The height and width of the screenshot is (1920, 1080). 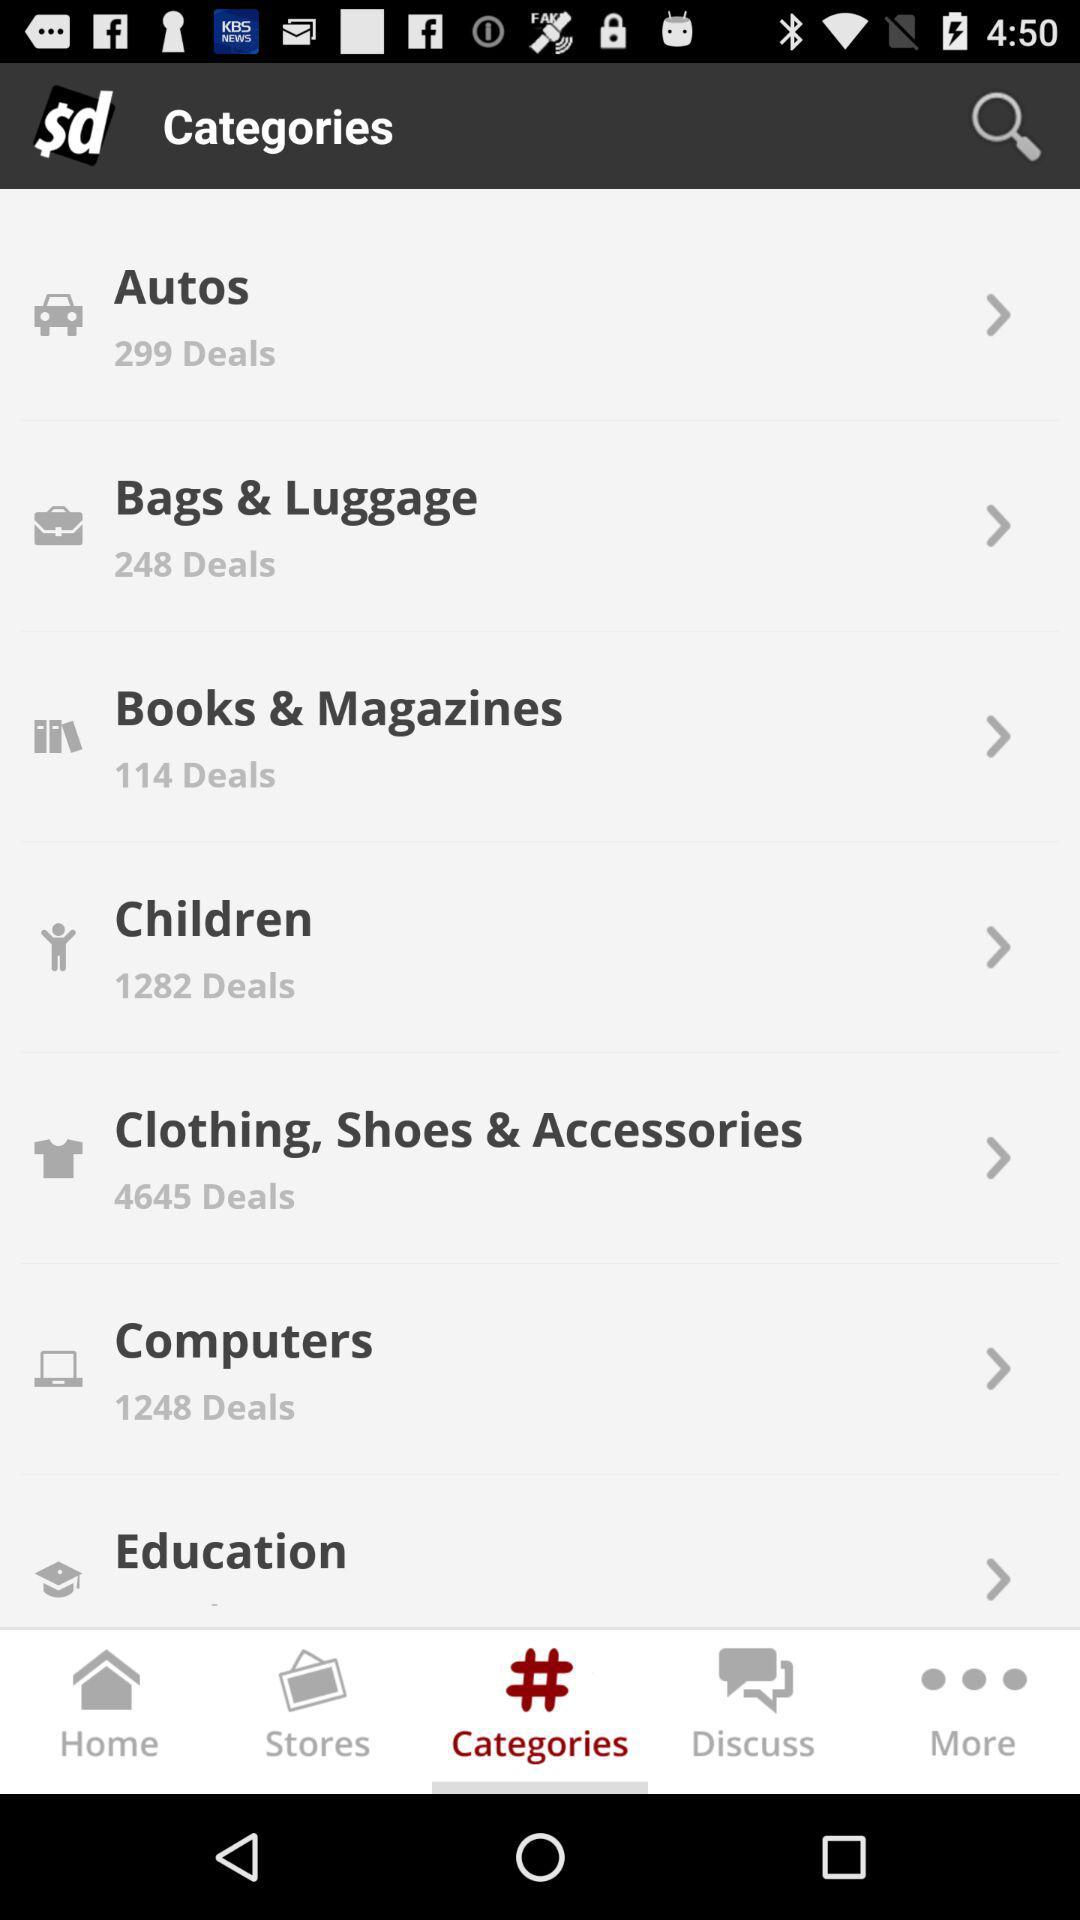 What do you see at coordinates (204, 1195) in the screenshot?
I see `item above computers app` at bounding box center [204, 1195].